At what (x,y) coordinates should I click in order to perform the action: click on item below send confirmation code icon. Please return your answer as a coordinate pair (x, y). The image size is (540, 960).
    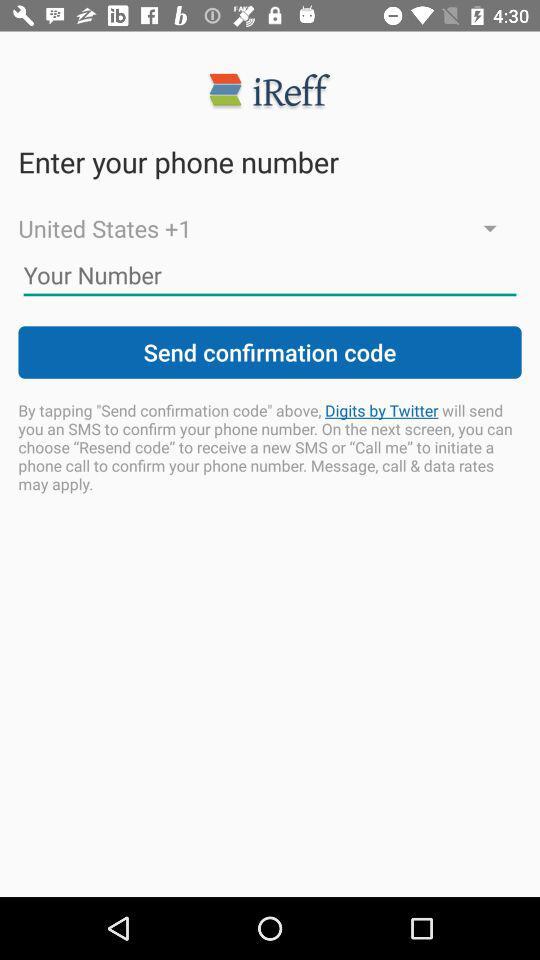
    Looking at the image, I should click on (270, 447).